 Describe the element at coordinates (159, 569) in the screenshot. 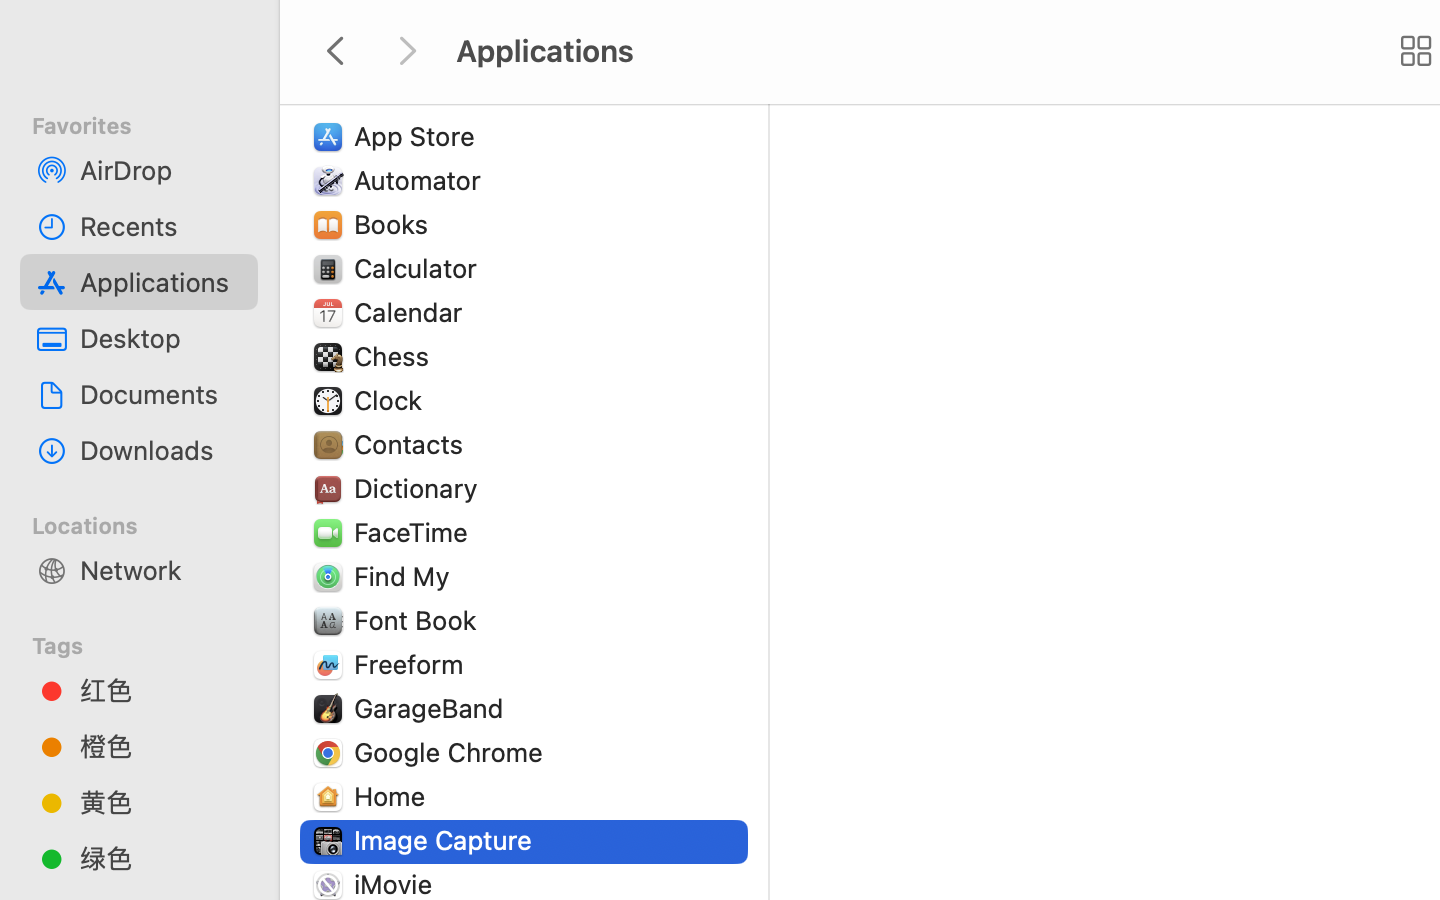

I see `'Network'` at that location.